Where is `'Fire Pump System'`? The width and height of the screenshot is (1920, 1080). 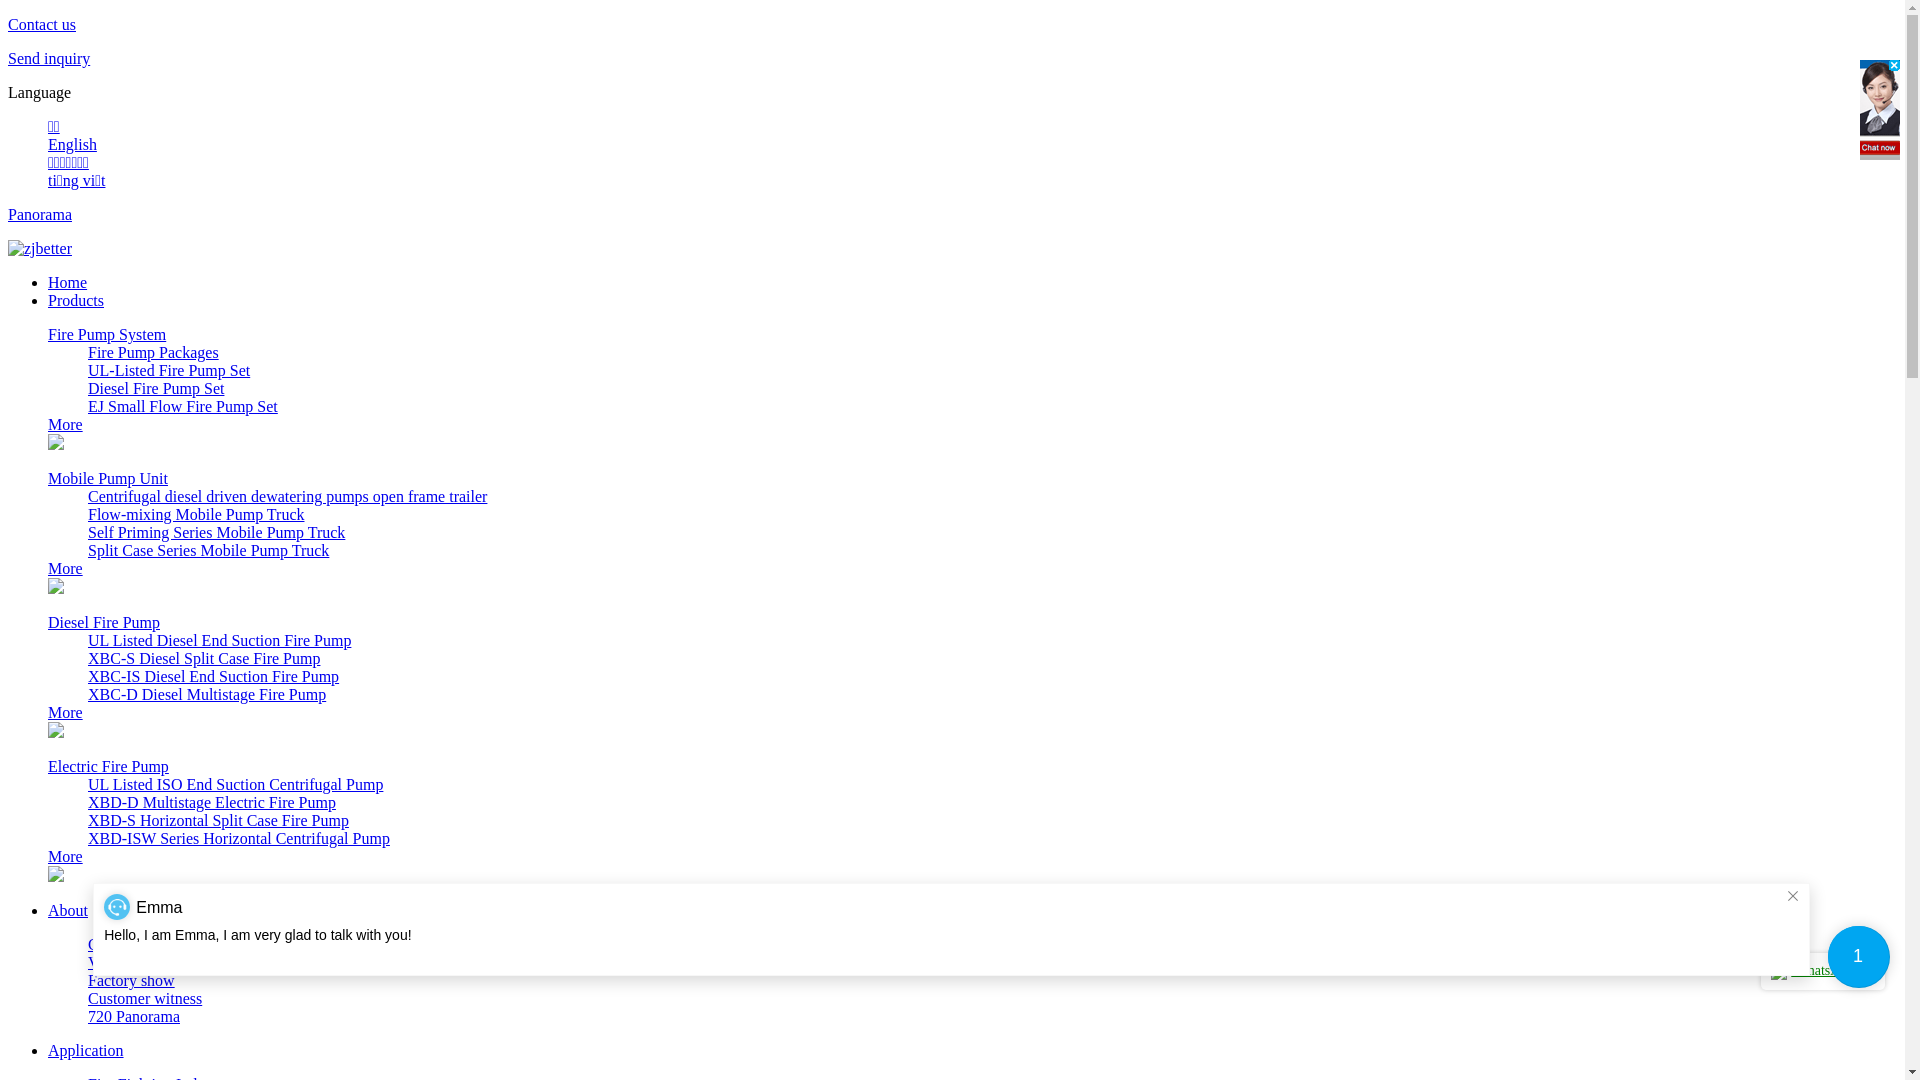 'Fire Pump System' is located at coordinates (105, 333).